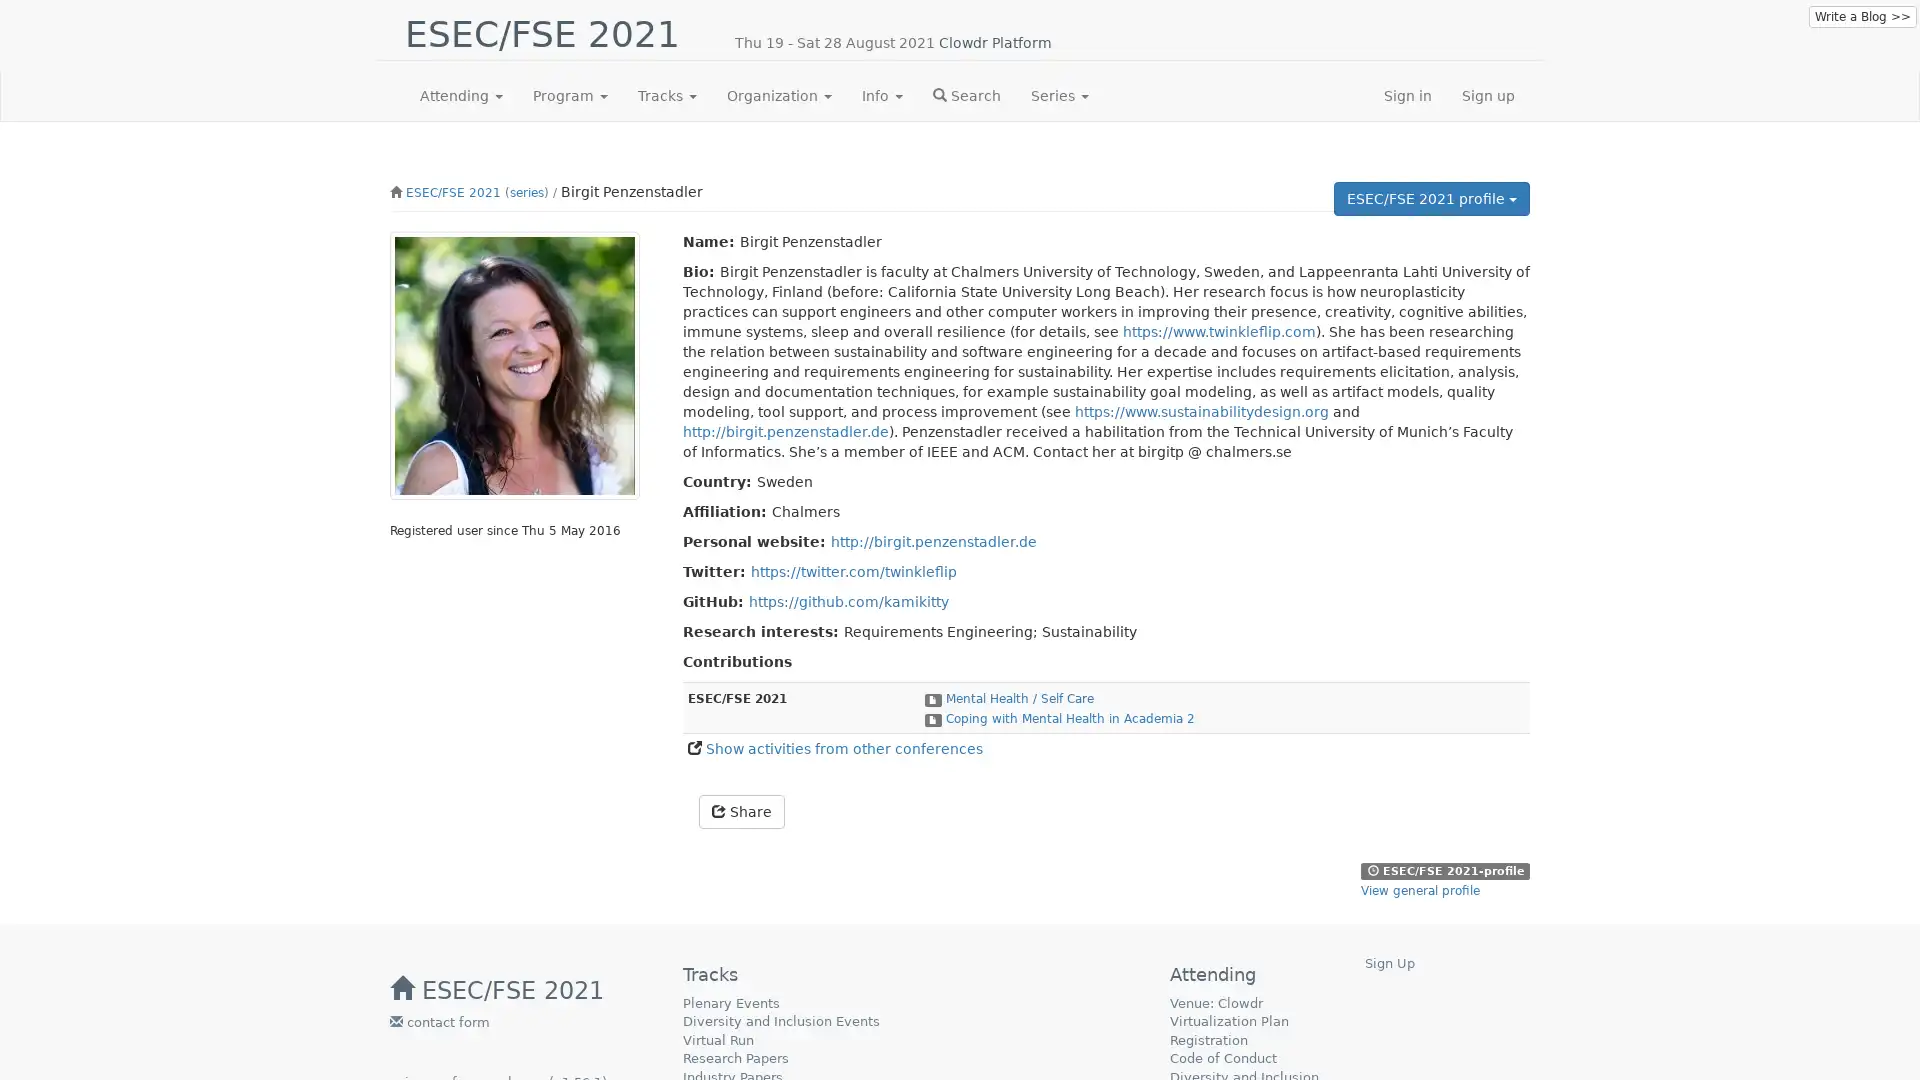 This screenshot has width=1920, height=1080. Describe the element at coordinates (1430, 199) in the screenshot. I see `ESEC/FSE 2021 profile` at that location.